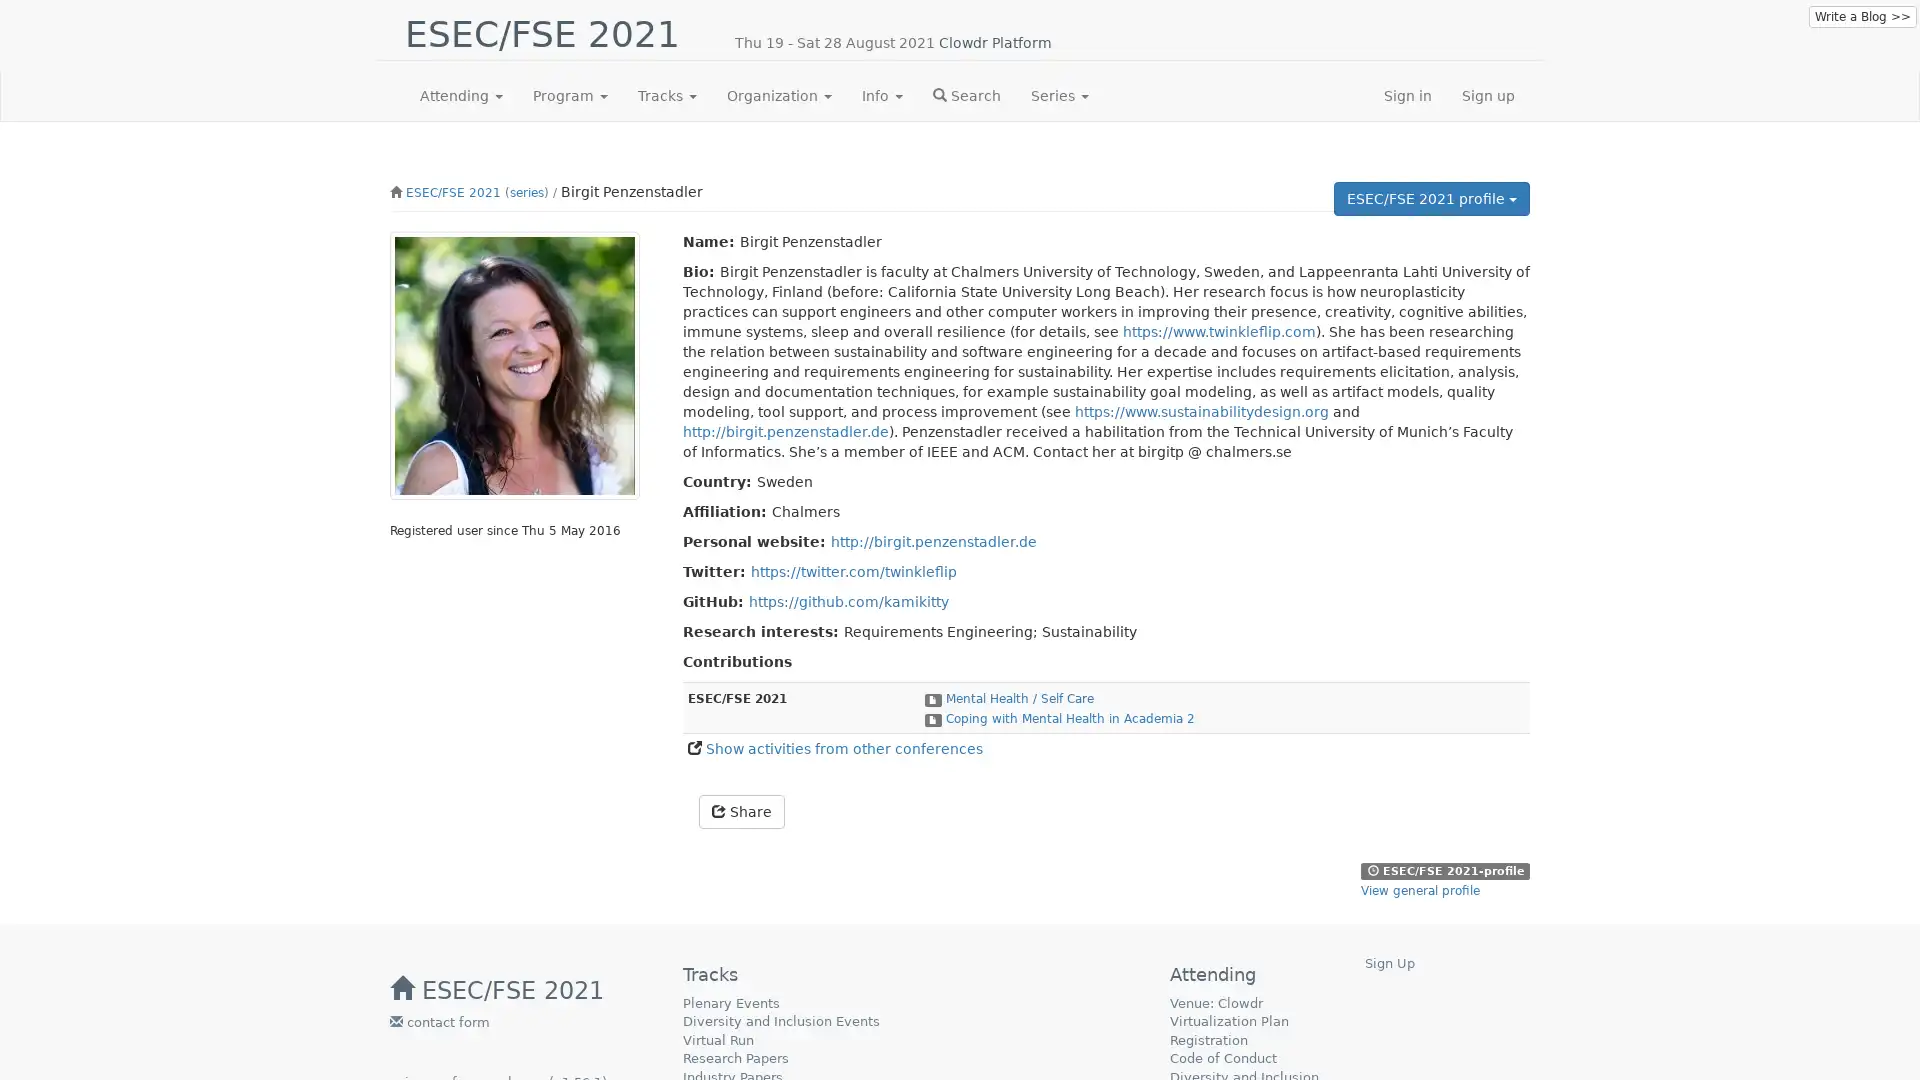 This screenshot has width=1920, height=1080. Describe the element at coordinates (1430, 199) in the screenshot. I see `ESEC/FSE 2021 profile` at that location.